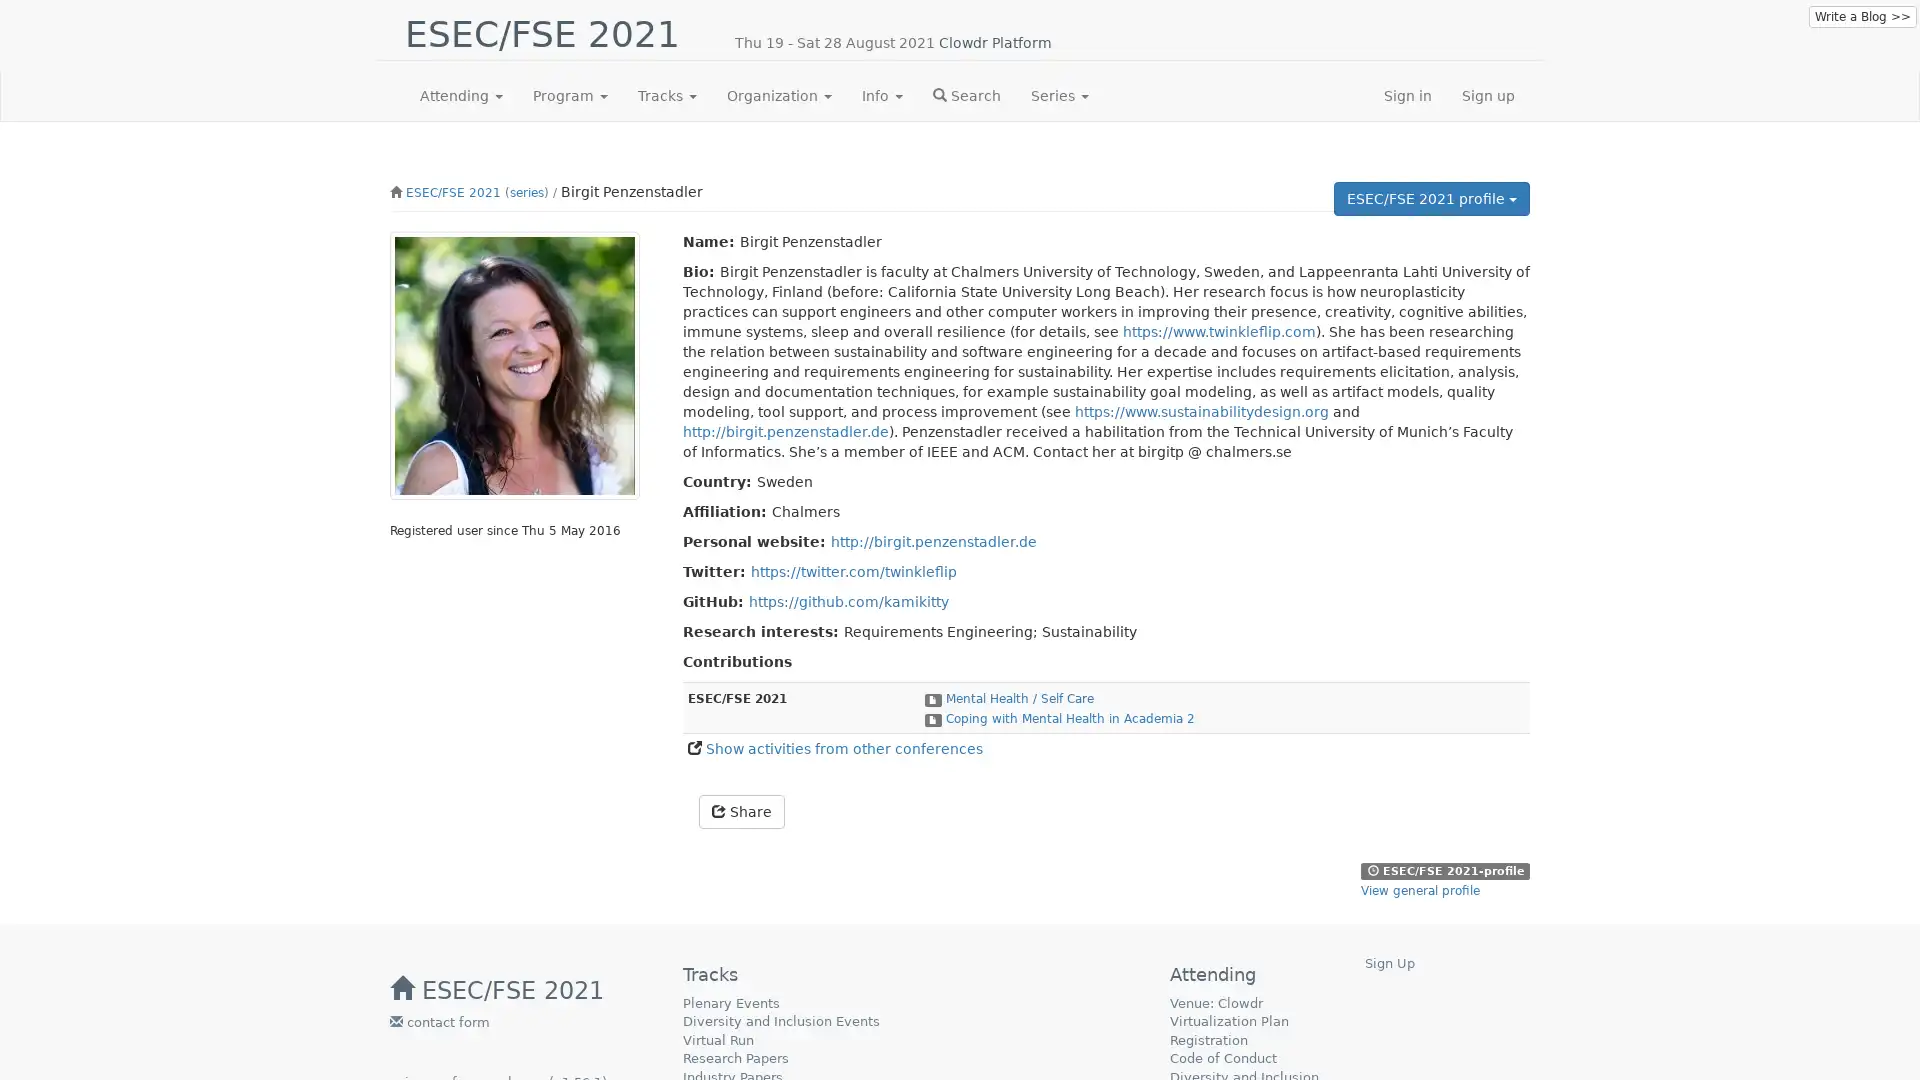 This screenshot has width=1920, height=1080. Describe the element at coordinates (1430, 199) in the screenshot. I see `ESEC/FSE 2021 profile` at that location.